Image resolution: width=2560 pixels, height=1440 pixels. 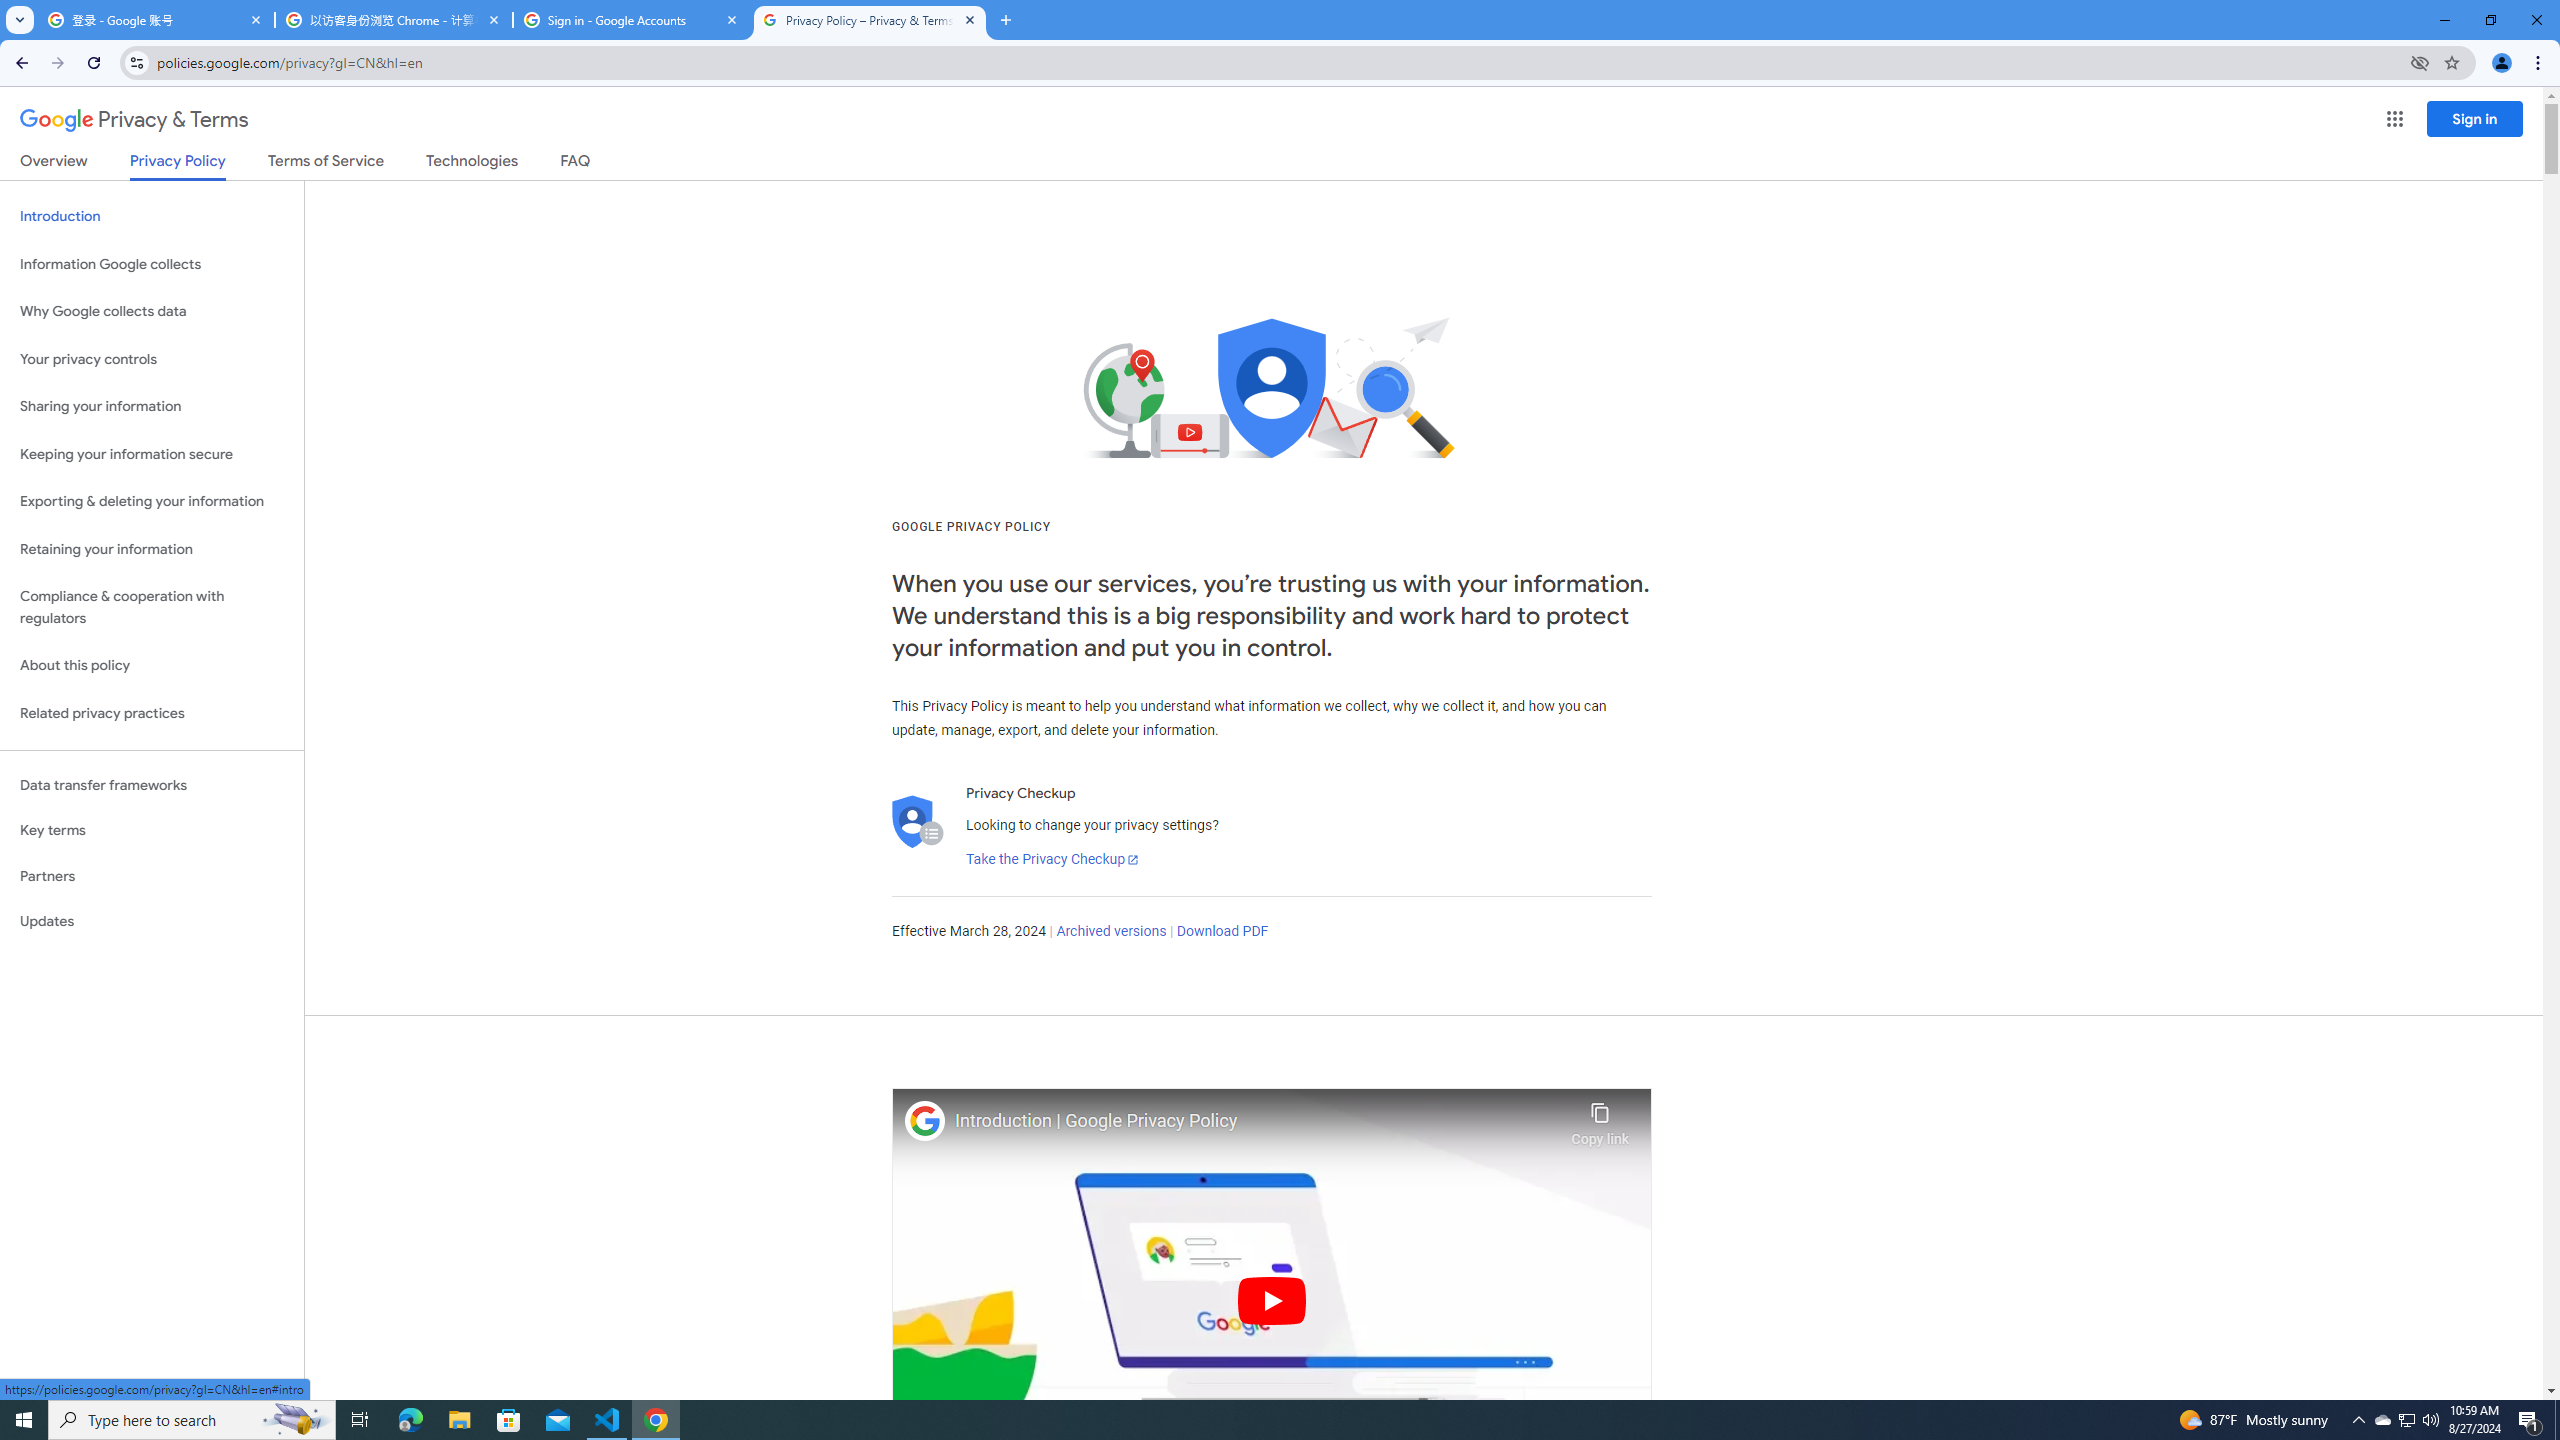 I want to click on 'Copy link', so click(x=1599, y=1118).